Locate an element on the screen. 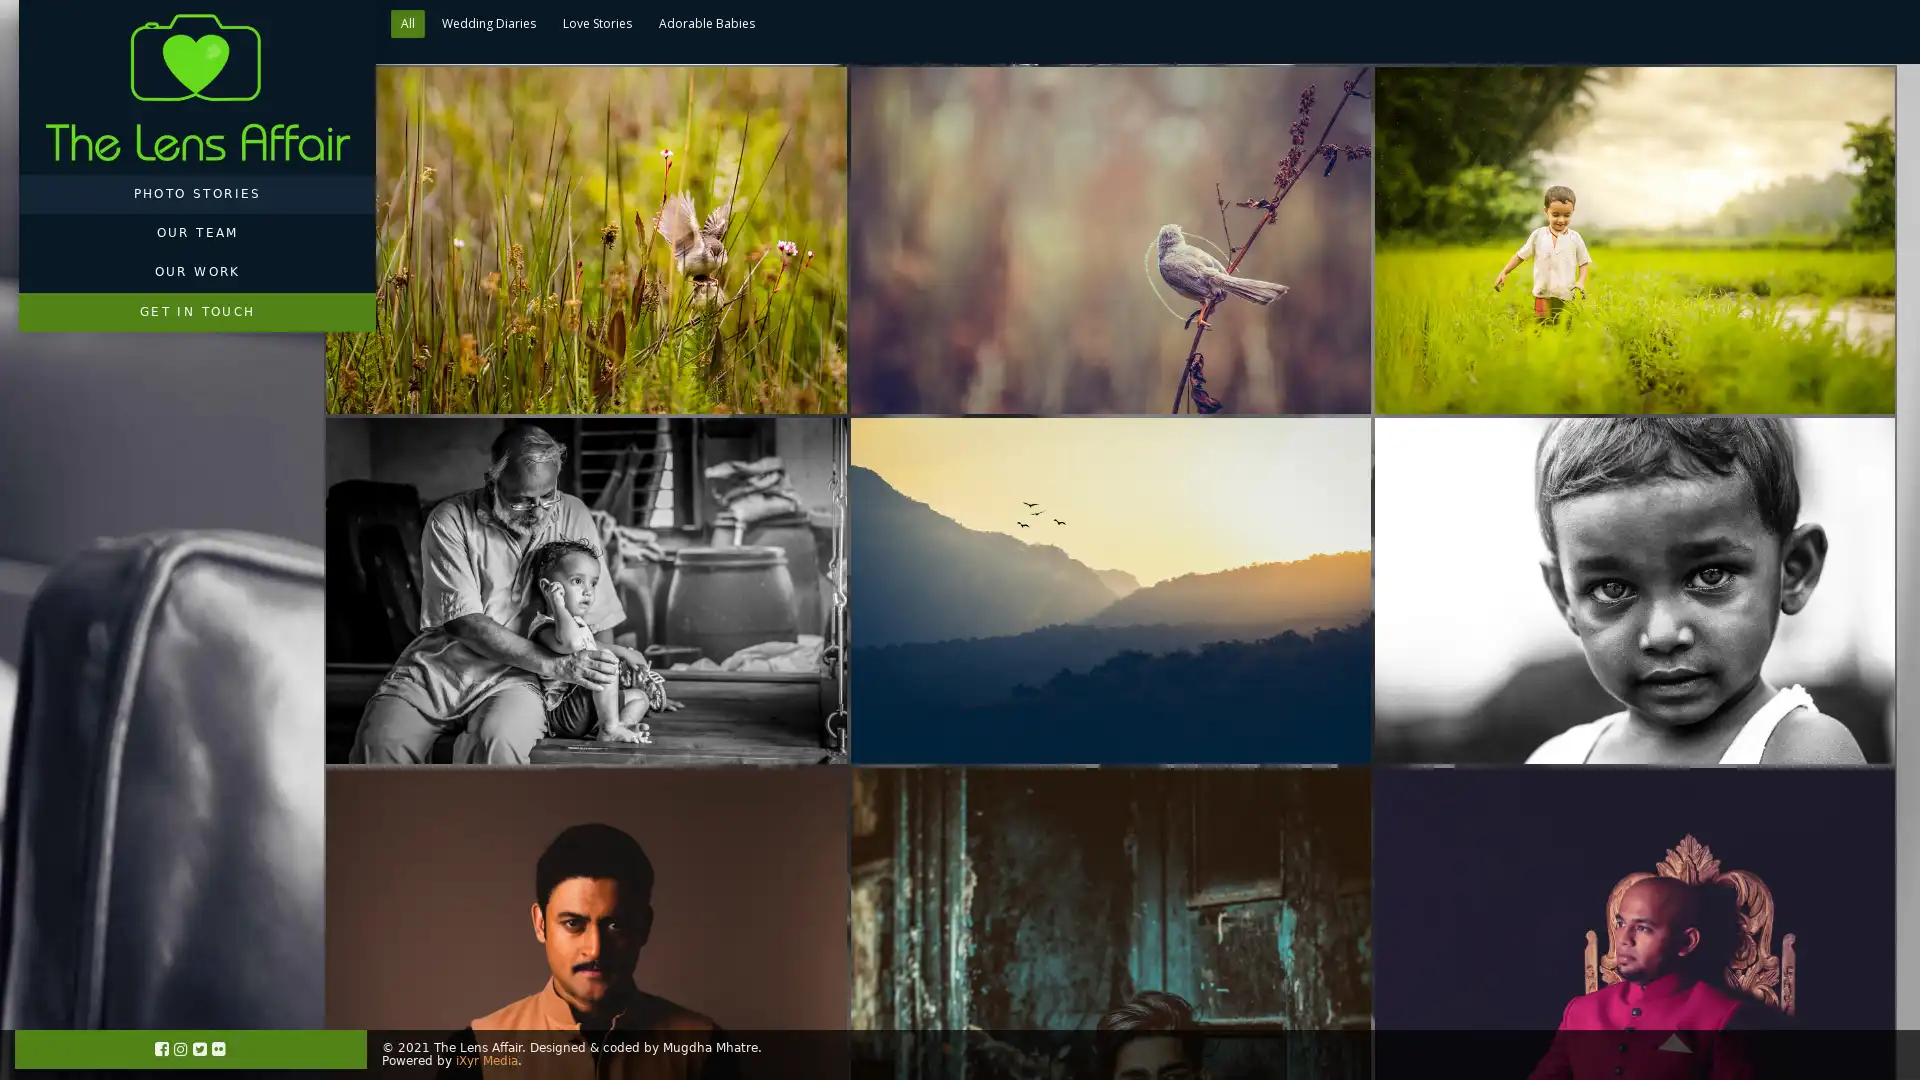  Wedding Diaries is located at coordinates (488, 23).